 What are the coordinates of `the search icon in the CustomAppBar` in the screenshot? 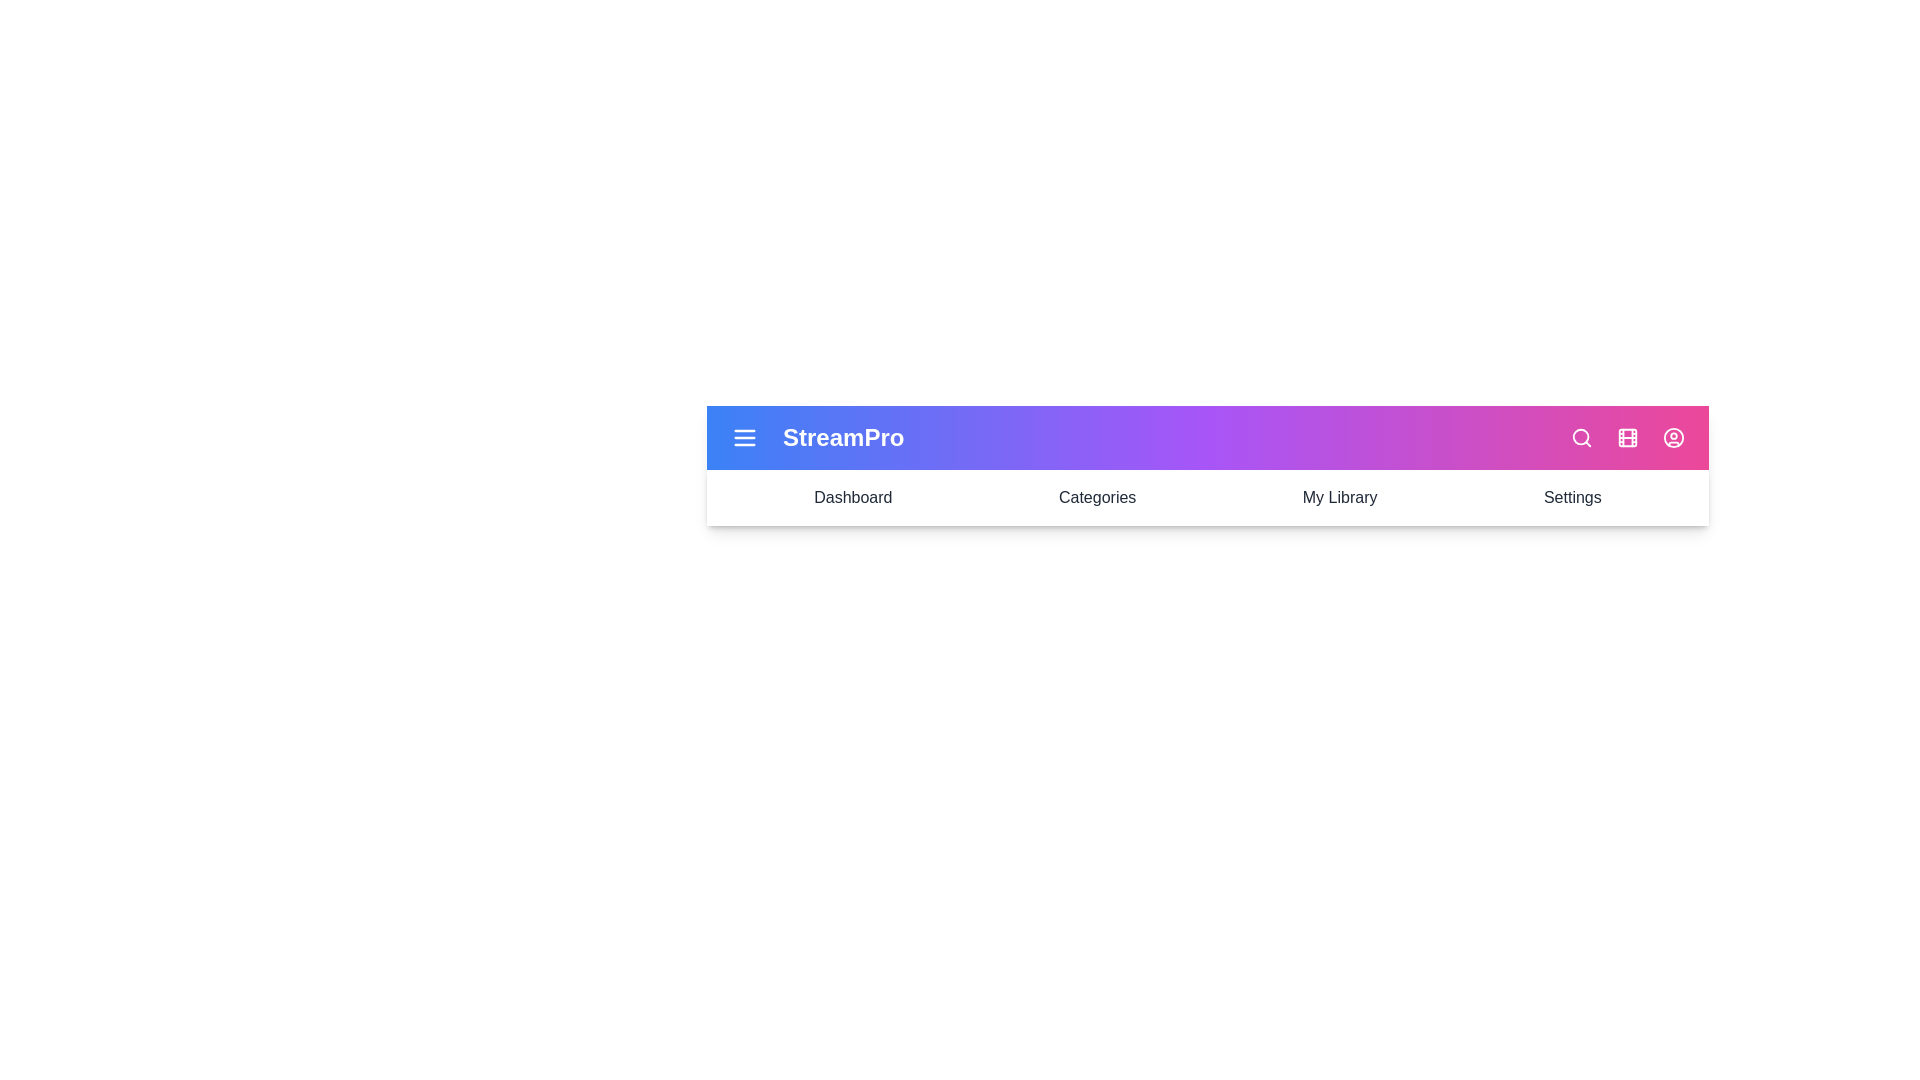 It's located at (1581, 437).